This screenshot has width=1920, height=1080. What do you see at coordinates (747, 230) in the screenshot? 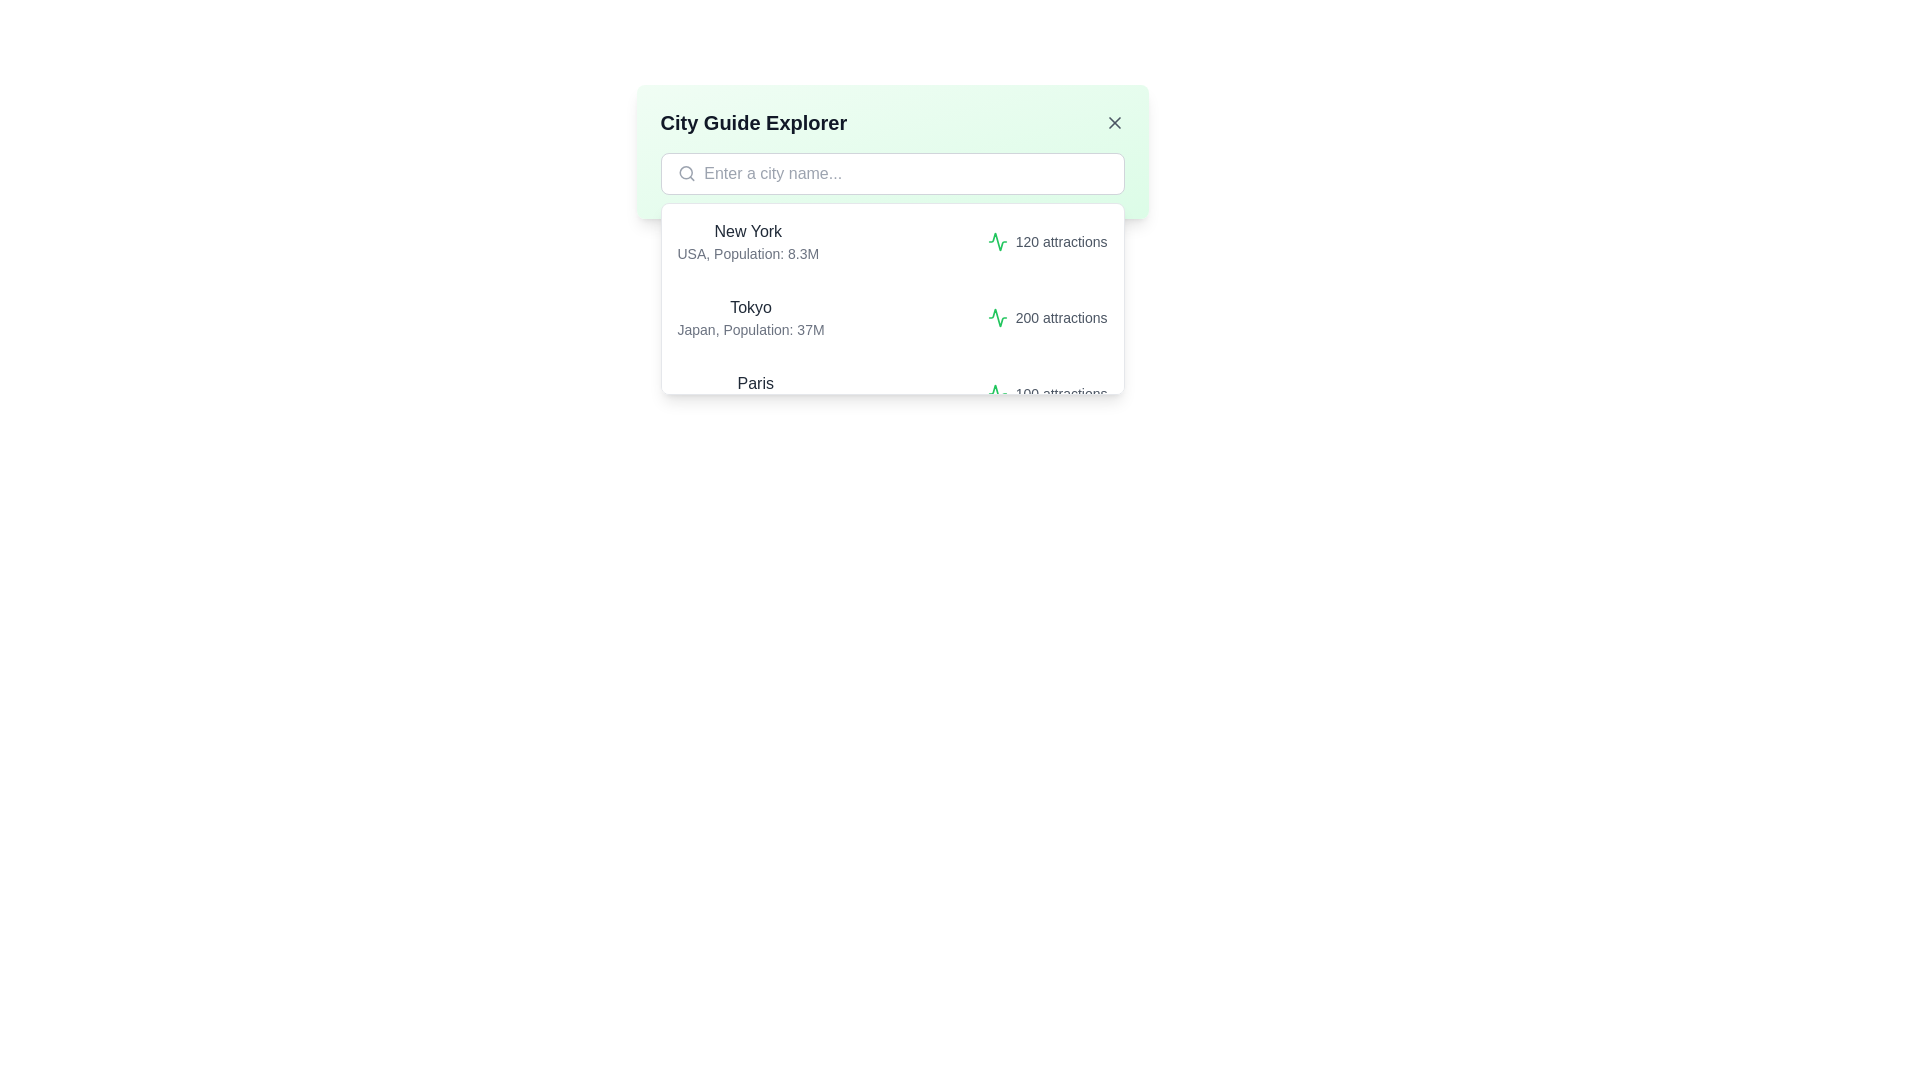
I see `the text label displaying 'New York', which is positioned at the top of the first entry in the 'City Guide Explorer' interface, above the description 'USA, Population: 8.3M'` at bounding box center [747, 230].